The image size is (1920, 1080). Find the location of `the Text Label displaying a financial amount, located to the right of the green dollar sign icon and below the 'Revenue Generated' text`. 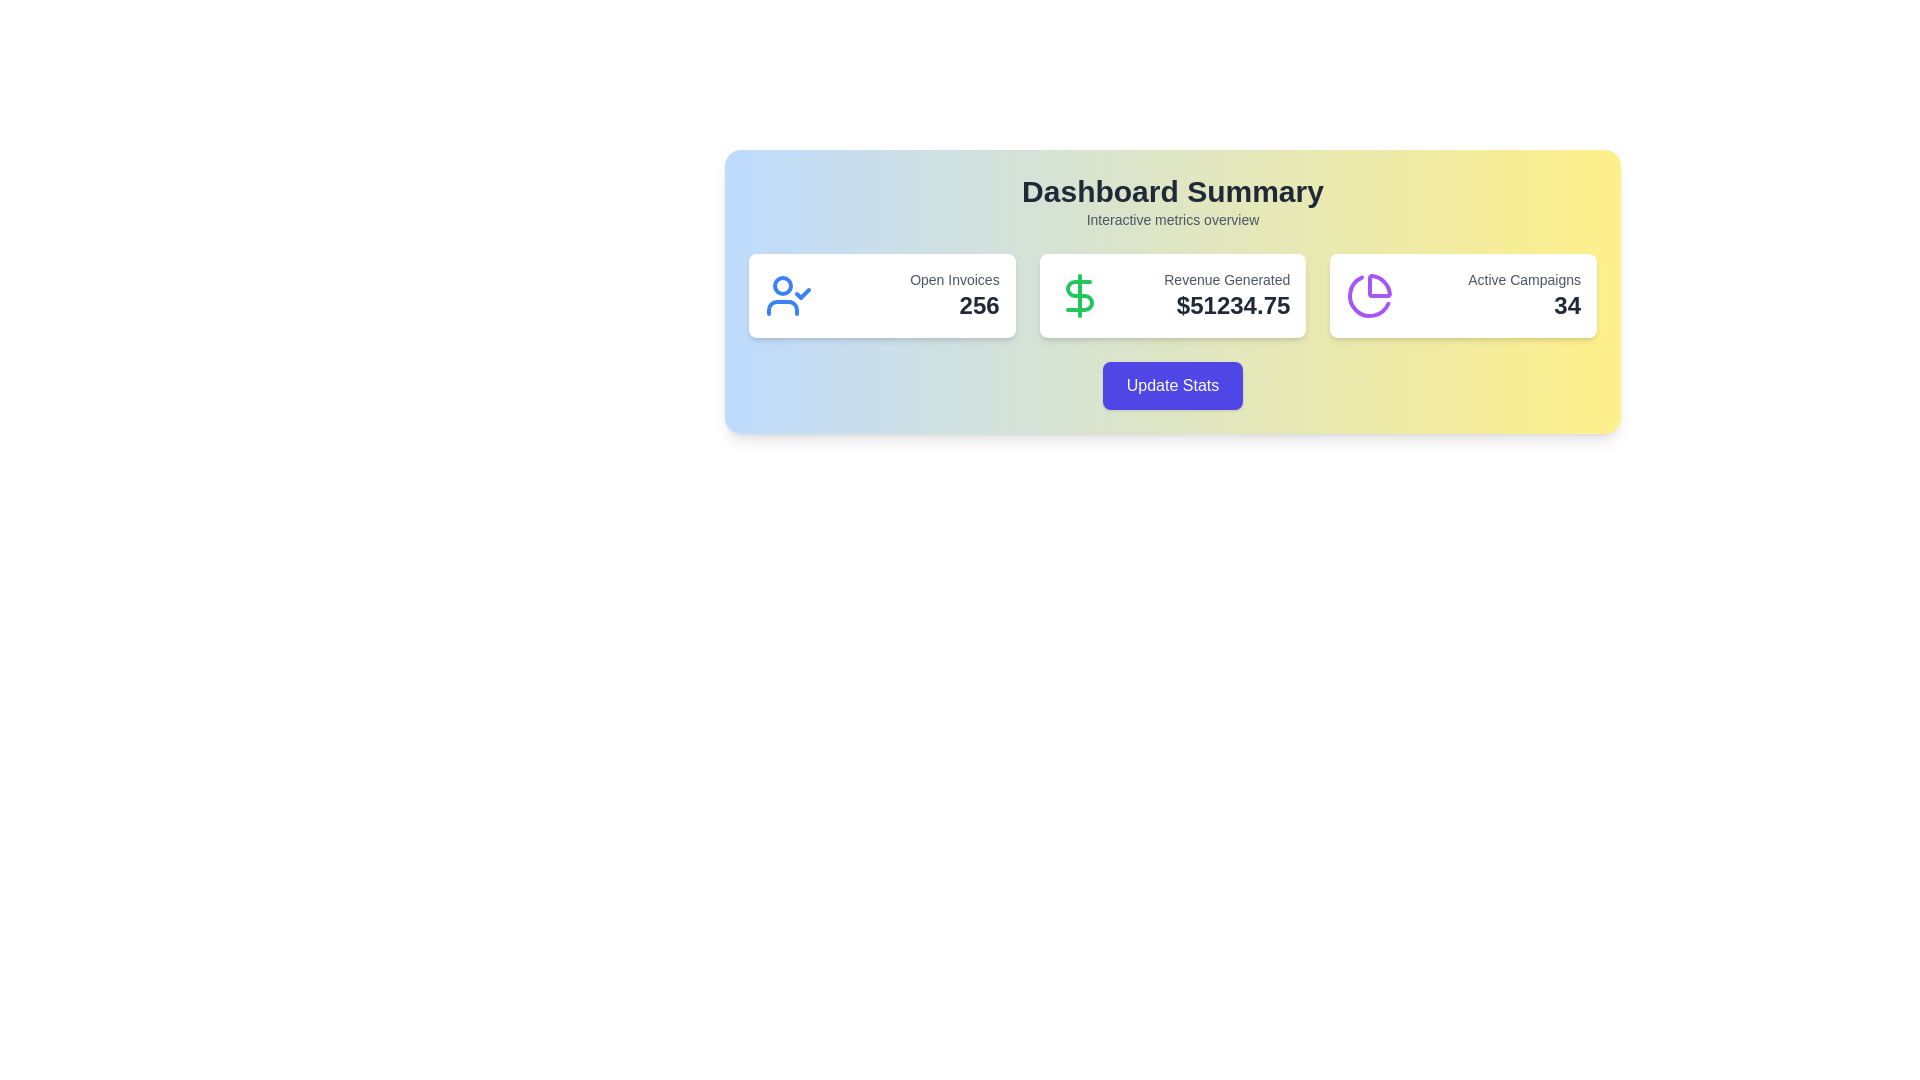

the Text Label displaying a financial amount, located to the right of the green dollar sign icon and below the 'Revenue Generated' text is located at coordinates (1226, 305).